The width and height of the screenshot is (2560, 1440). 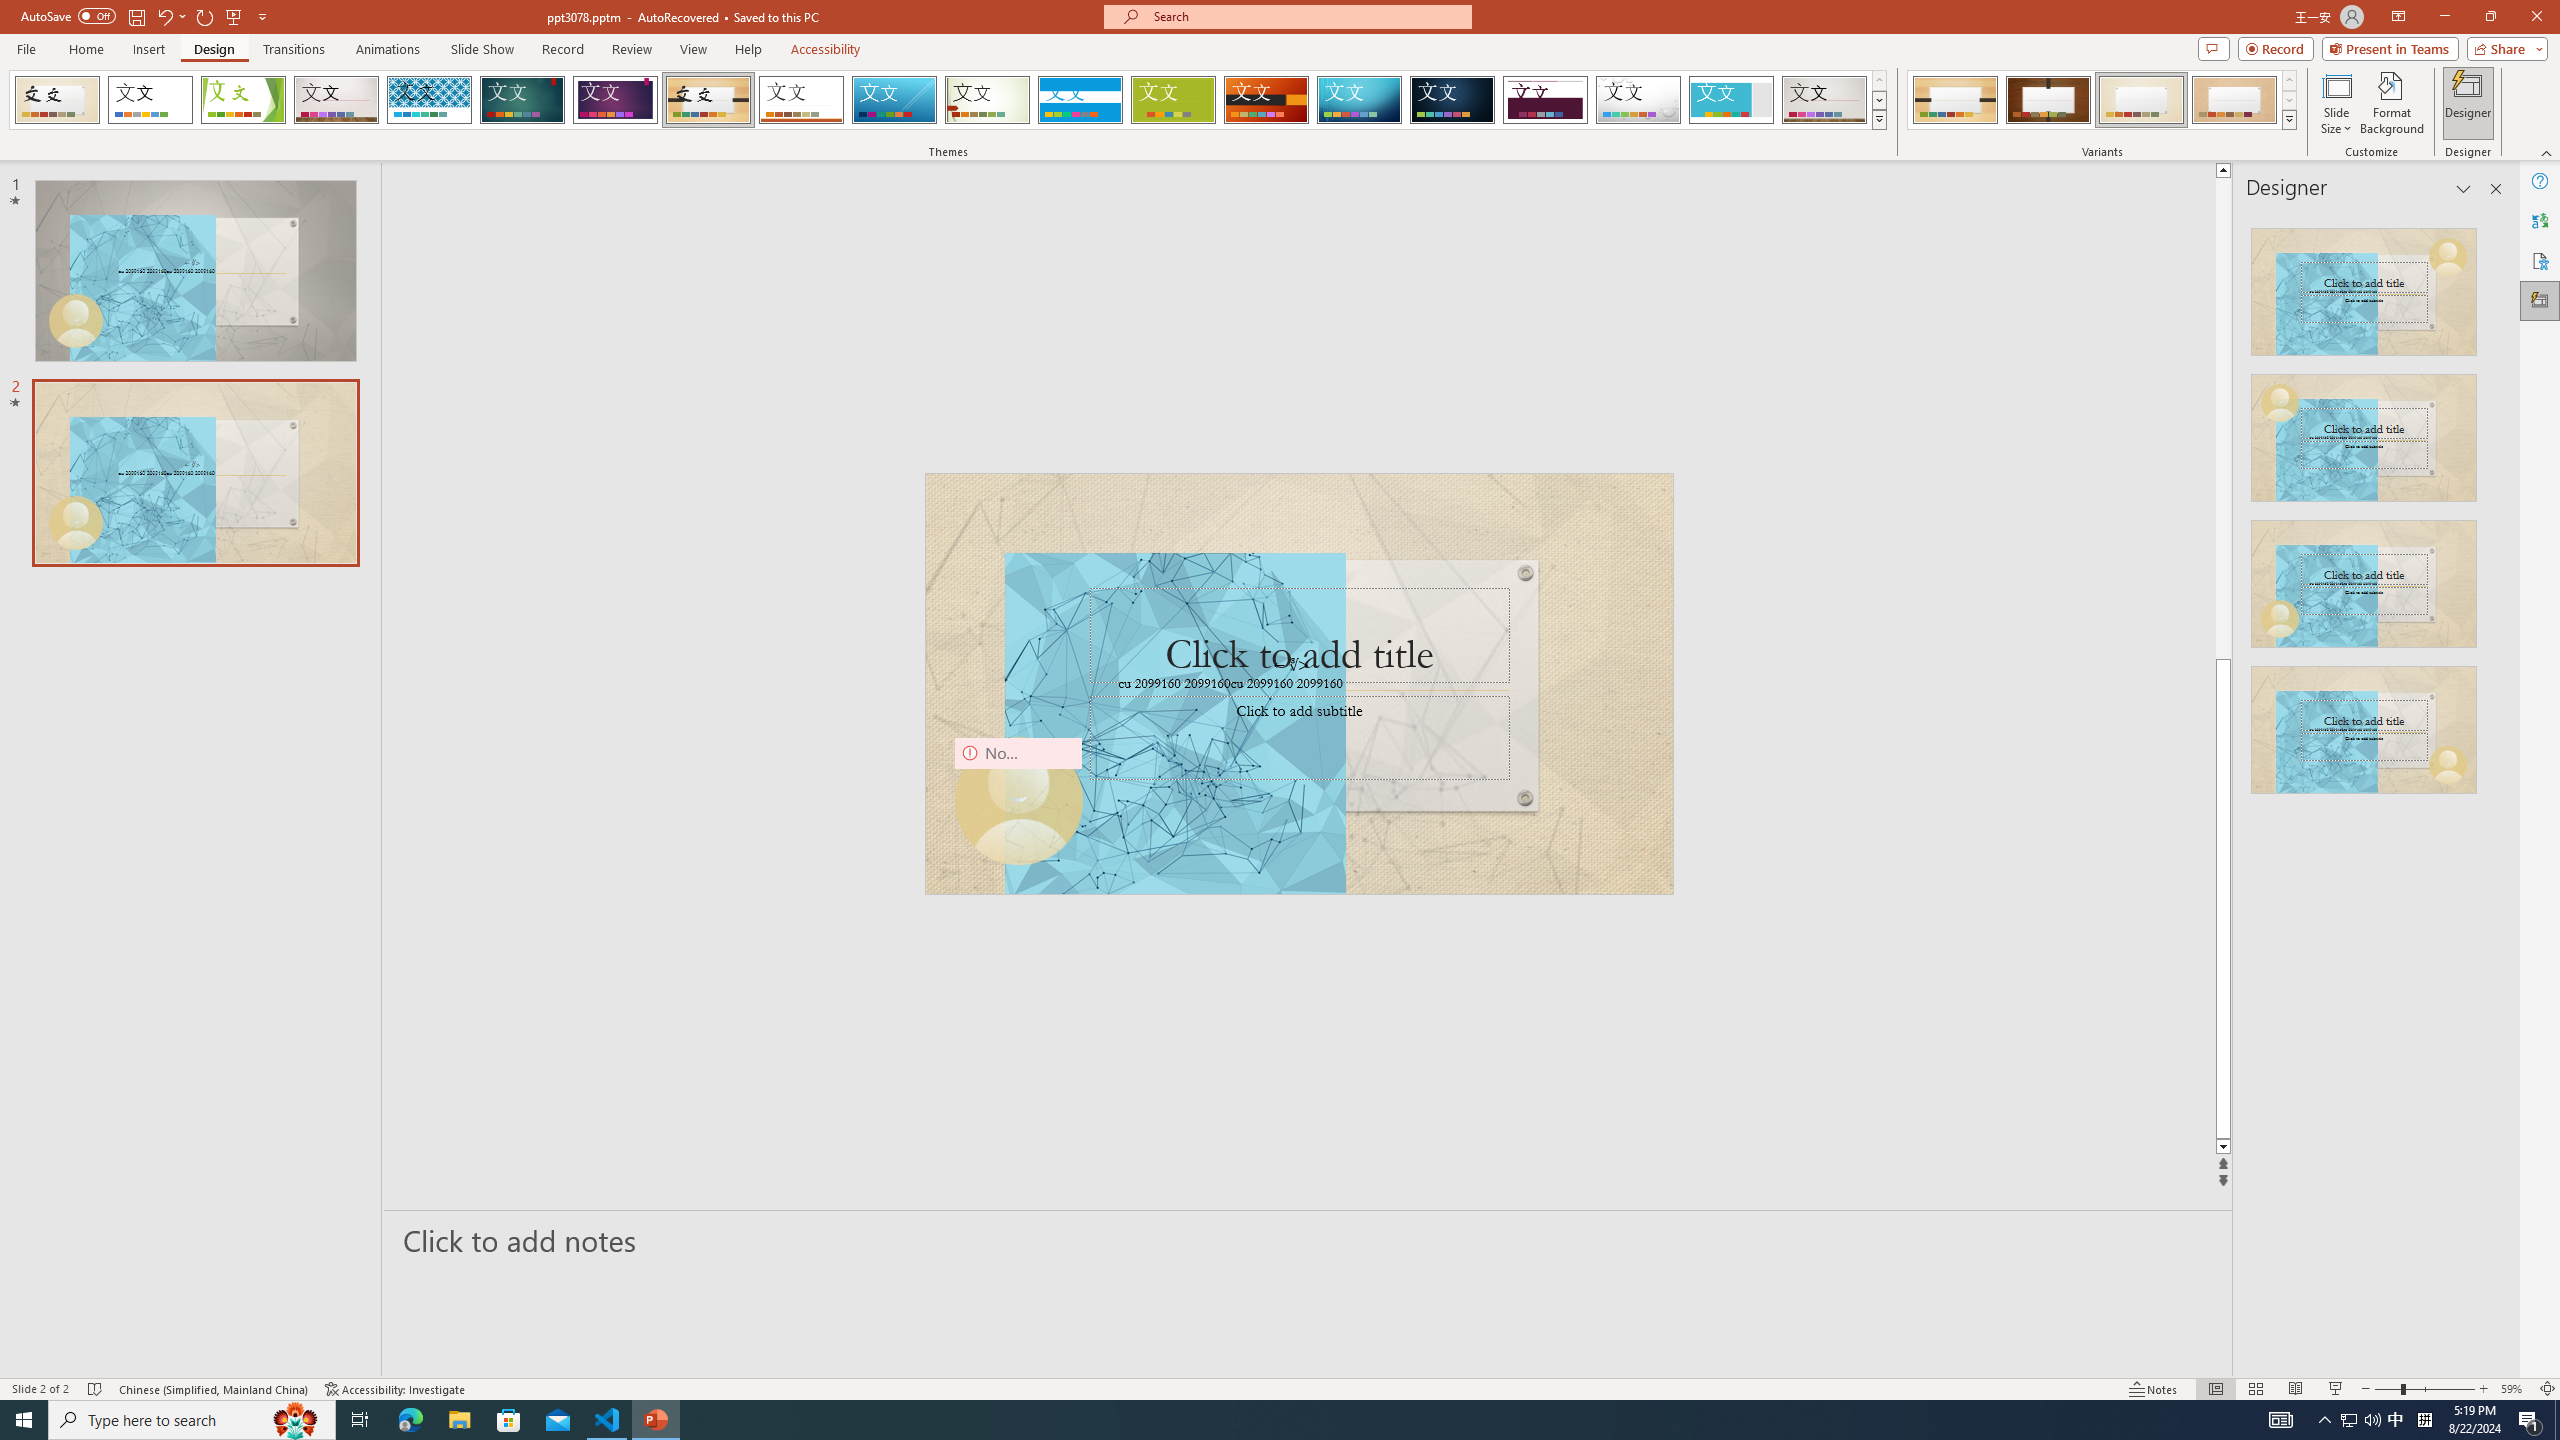 I want to click on 'Organic', so click(x=709, y=99).